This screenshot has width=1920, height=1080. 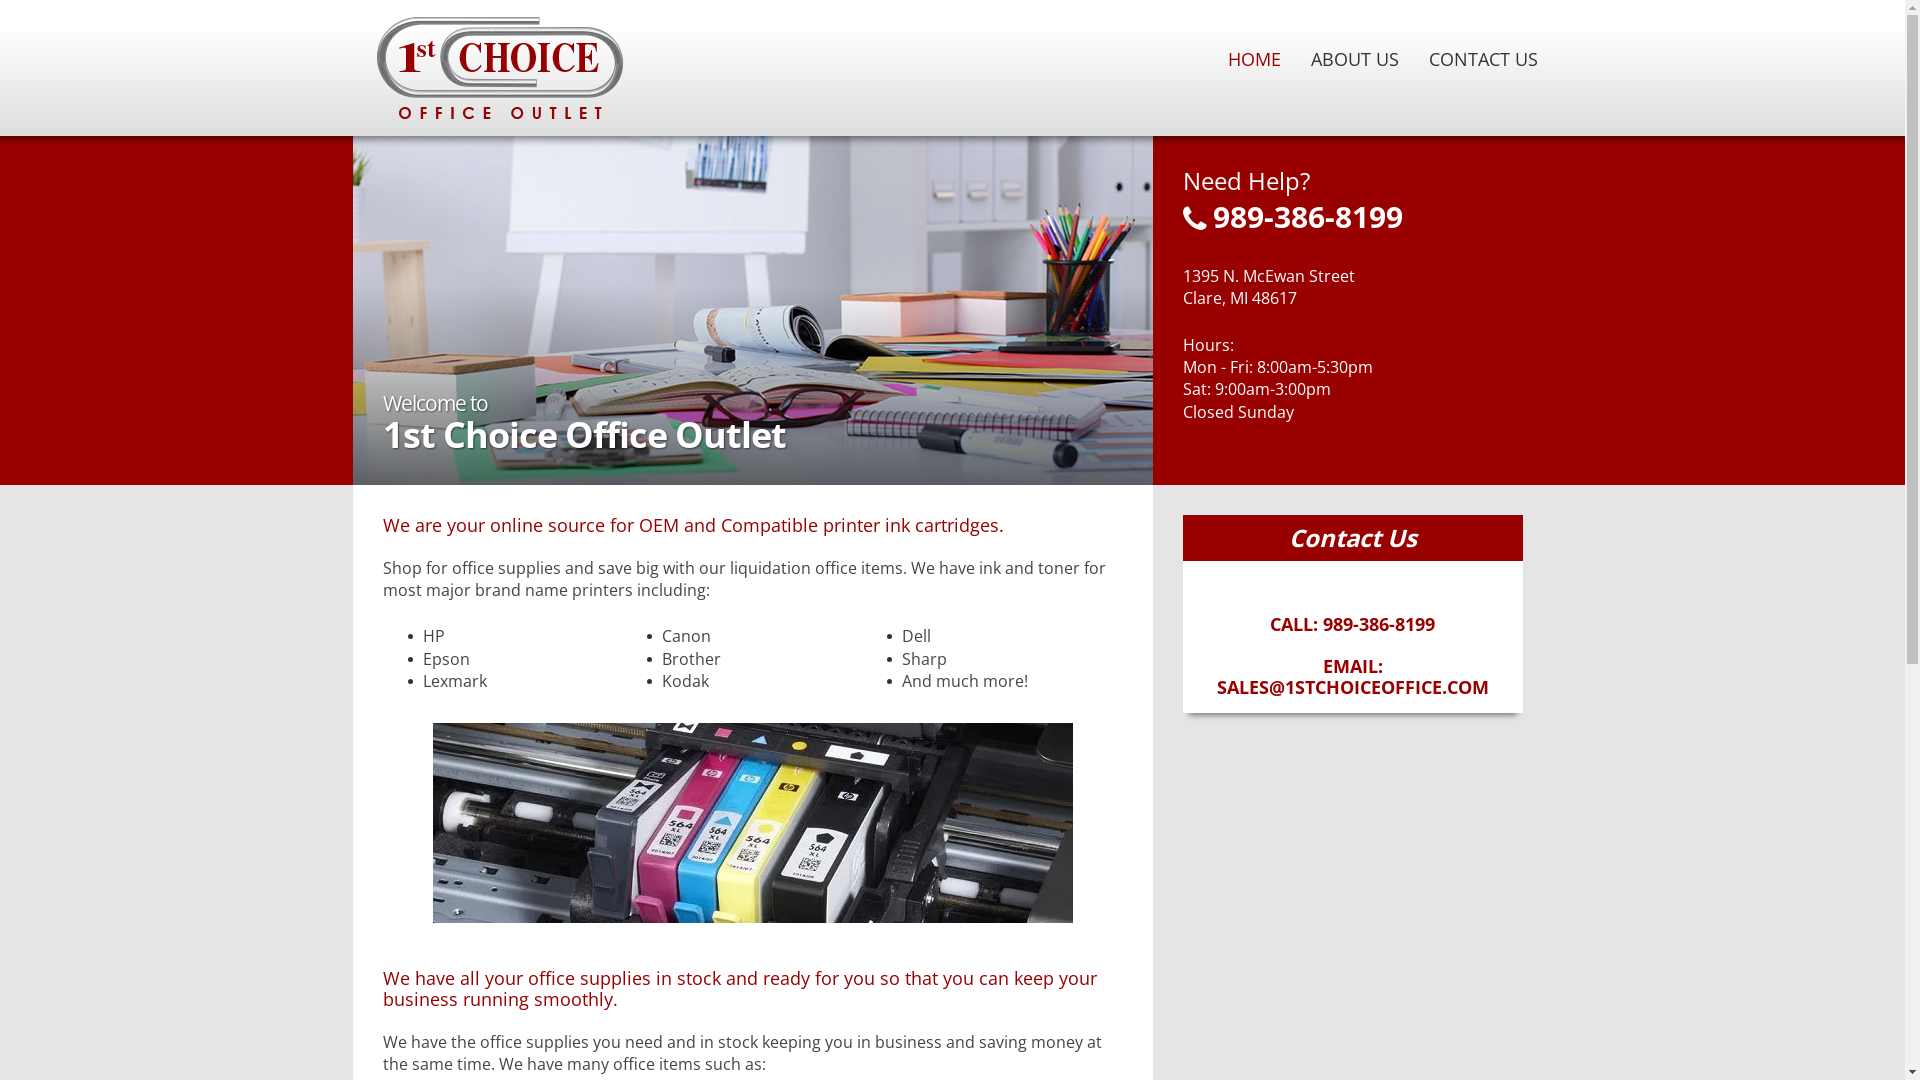 What do you see at coordinates (1296, 57) in the screenshot?
I see `'ABOUT US'` at bounding box center [1296, 57].